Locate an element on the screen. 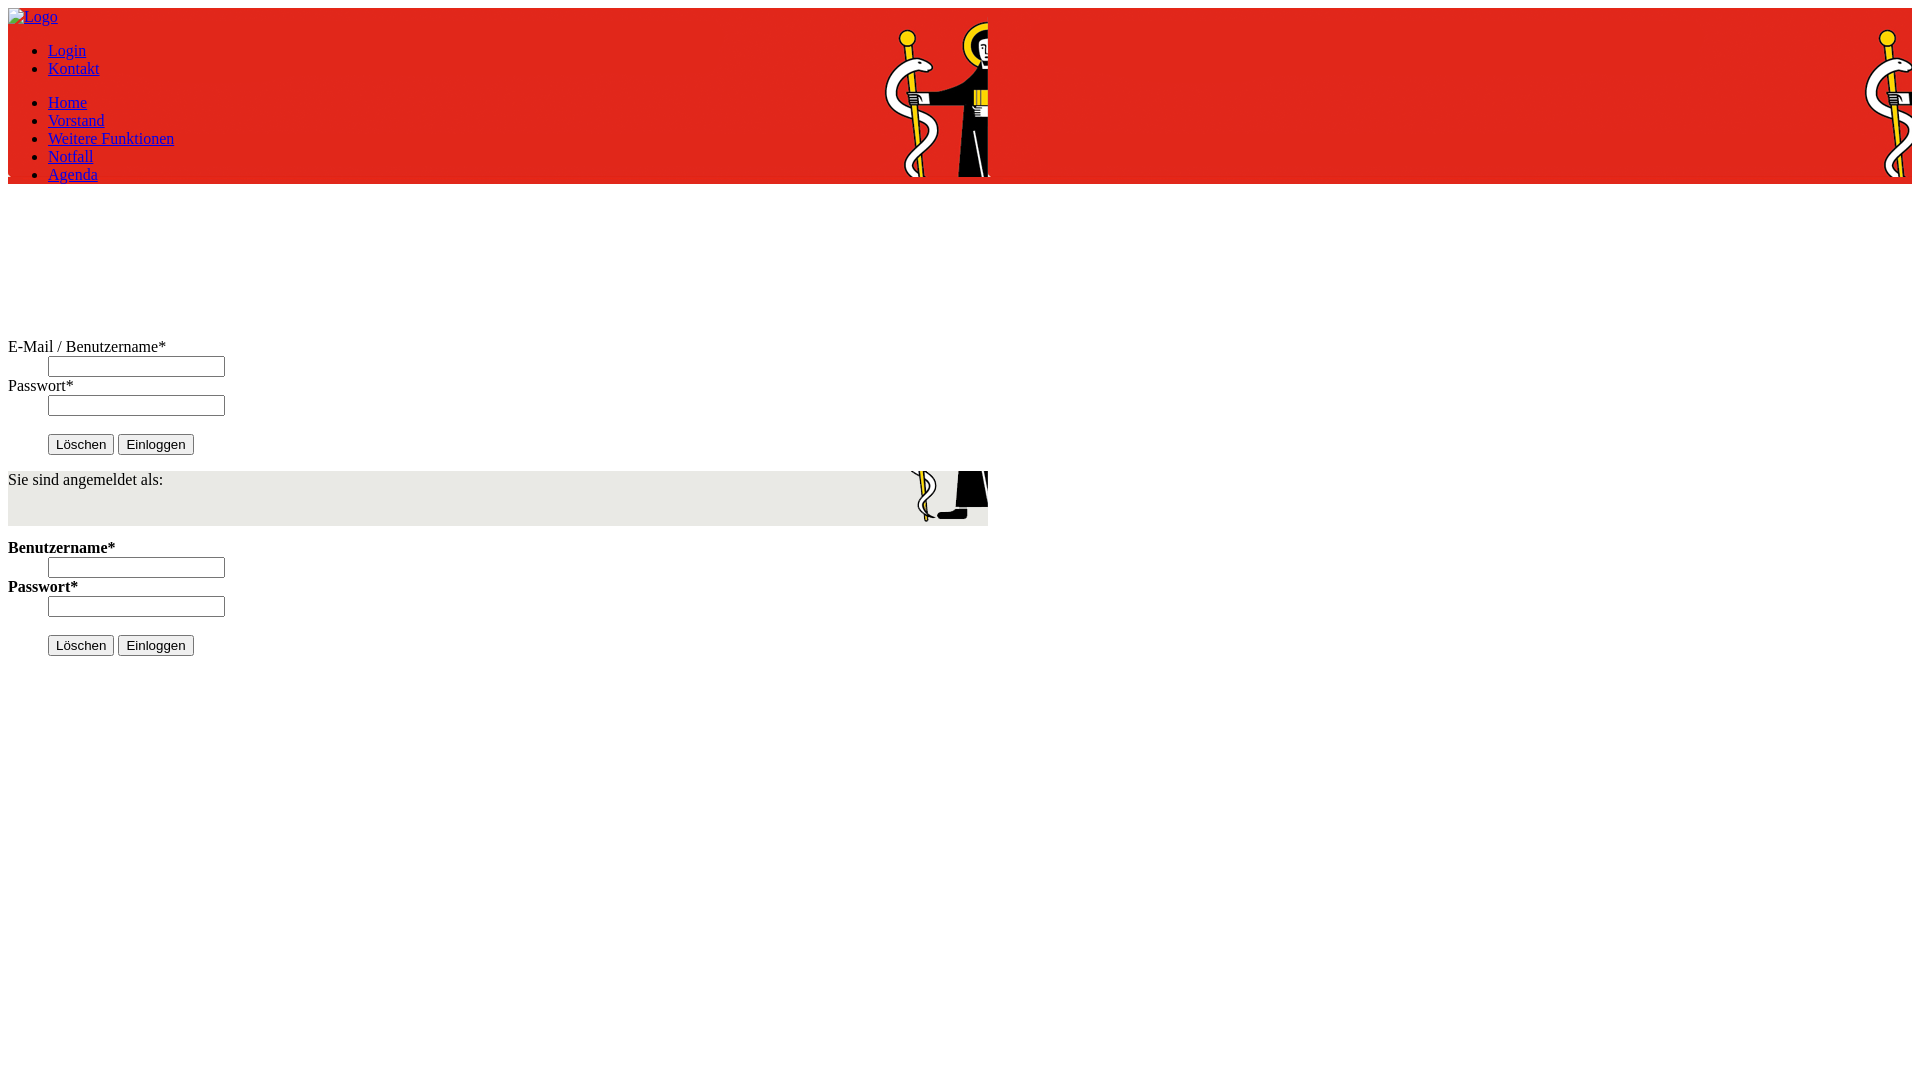  'Agenda' is located at coordinates (72, 173).